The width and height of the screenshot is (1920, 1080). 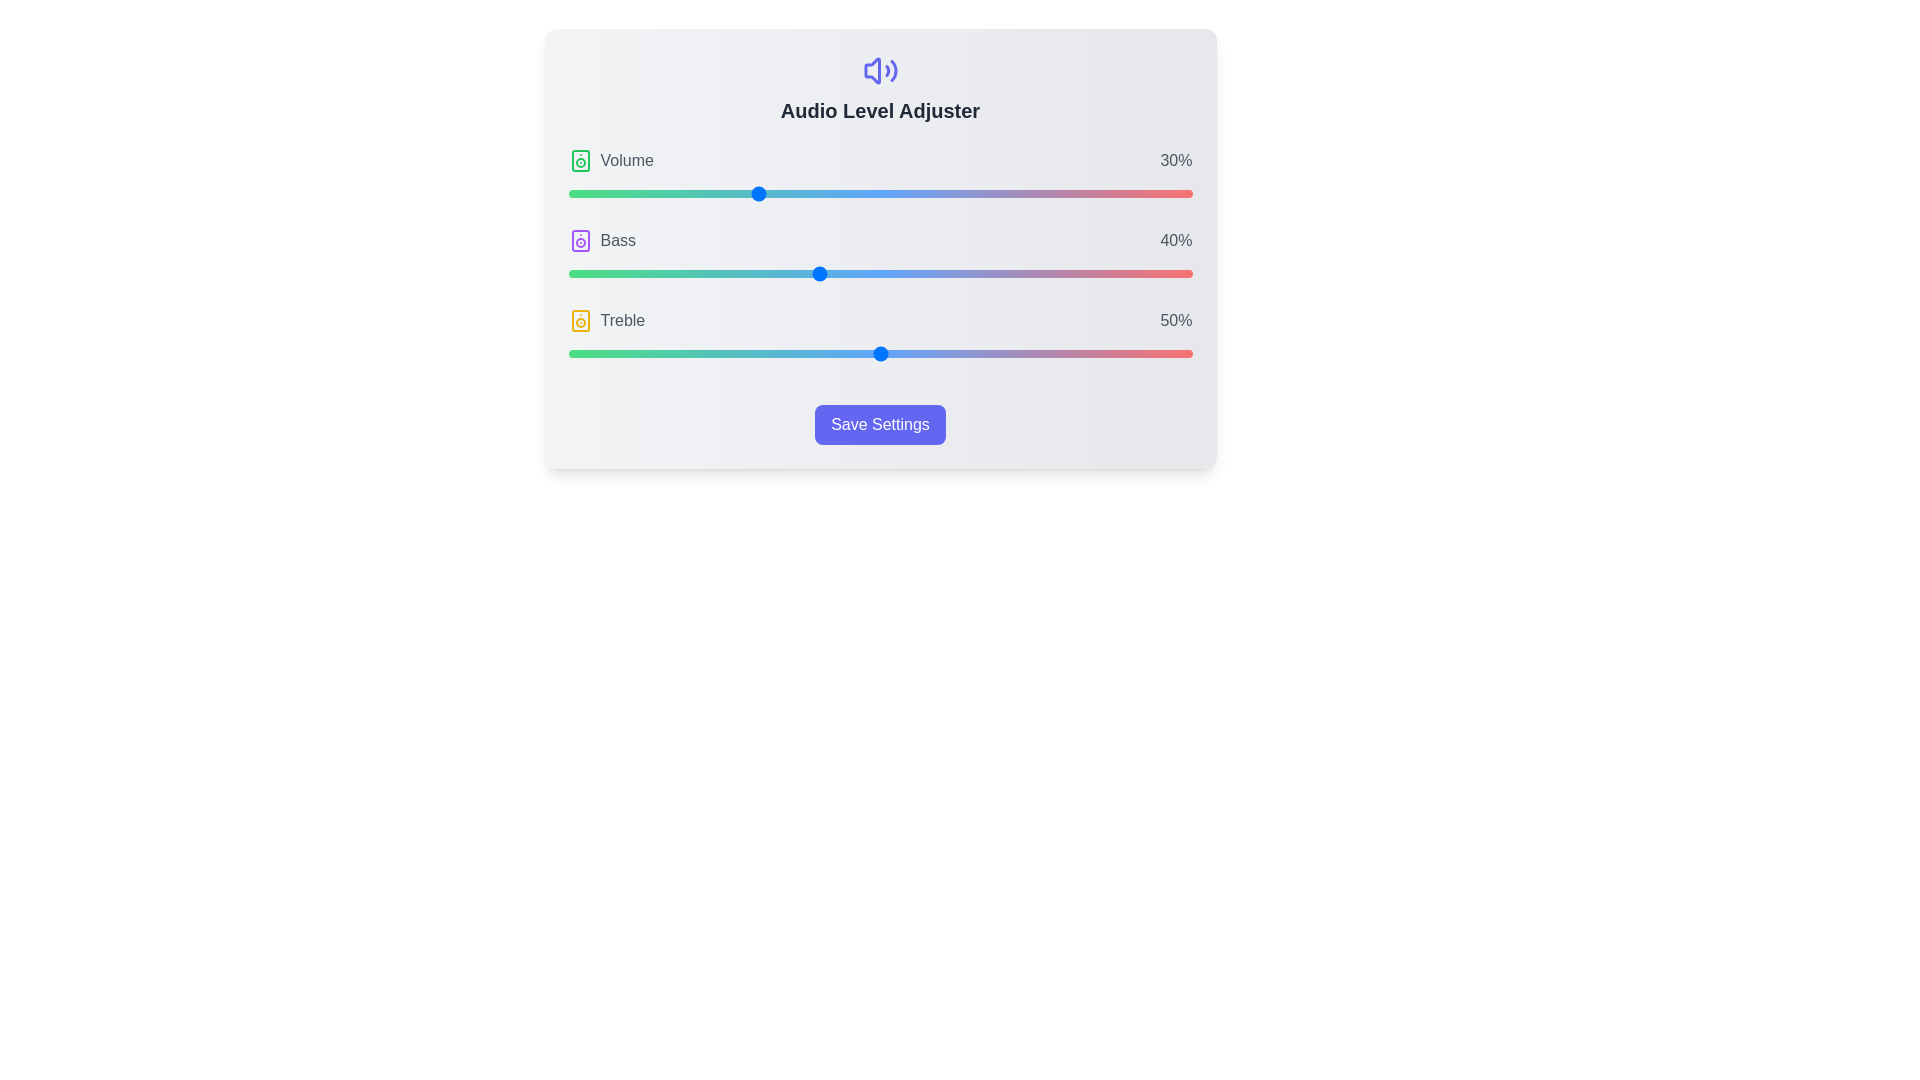 What do you see at coordinates (880, 273) in the screenshot?
I see `the Bass slider to 50%` at bounding box center [880, 273].